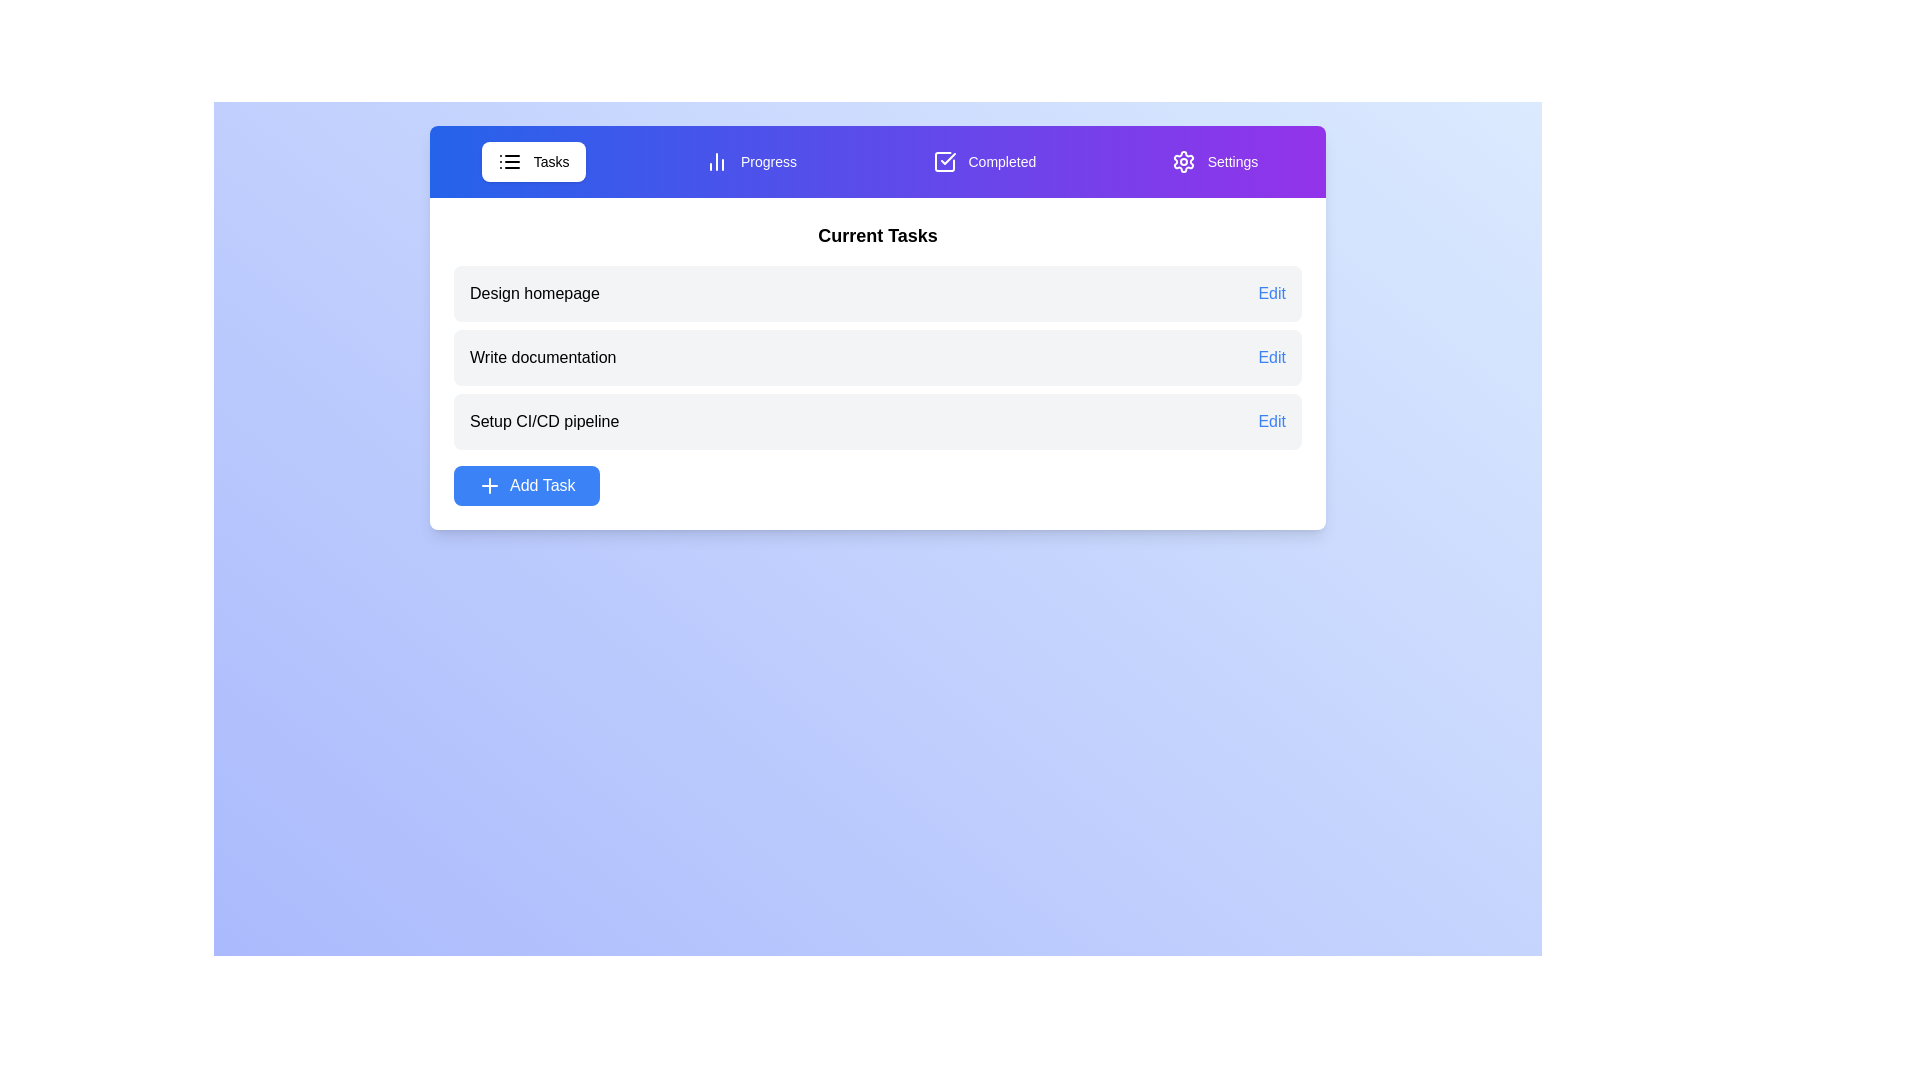 This screenshot has width=1920, height=1080. Describe the element at coordinates (534, 293) in the screenshot. I see `the text label that describes the first task` at that location.